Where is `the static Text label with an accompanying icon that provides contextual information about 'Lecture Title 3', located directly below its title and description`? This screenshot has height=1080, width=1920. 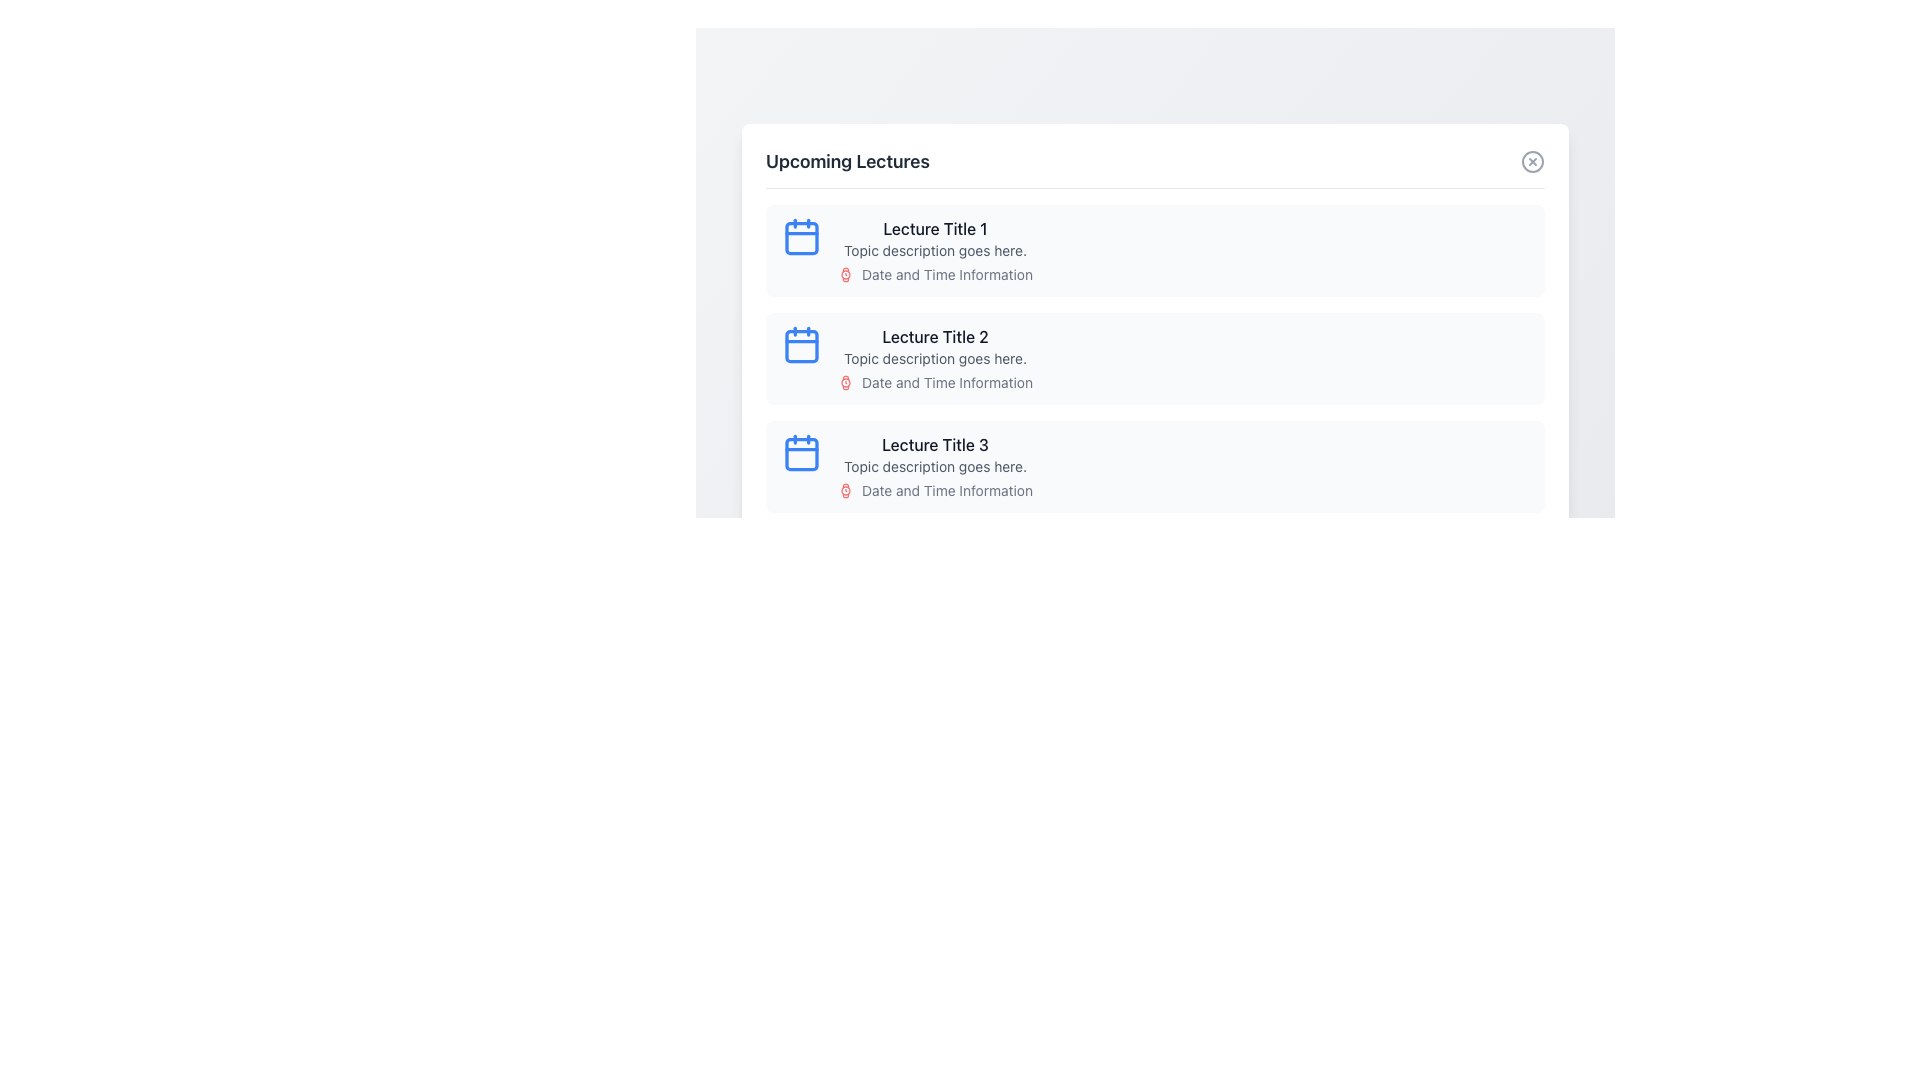 the static Text label with an accompanying icon that provides contextual information about 'Lecture Title 3', located directly below its title and description is located at coordinates (934, 490).